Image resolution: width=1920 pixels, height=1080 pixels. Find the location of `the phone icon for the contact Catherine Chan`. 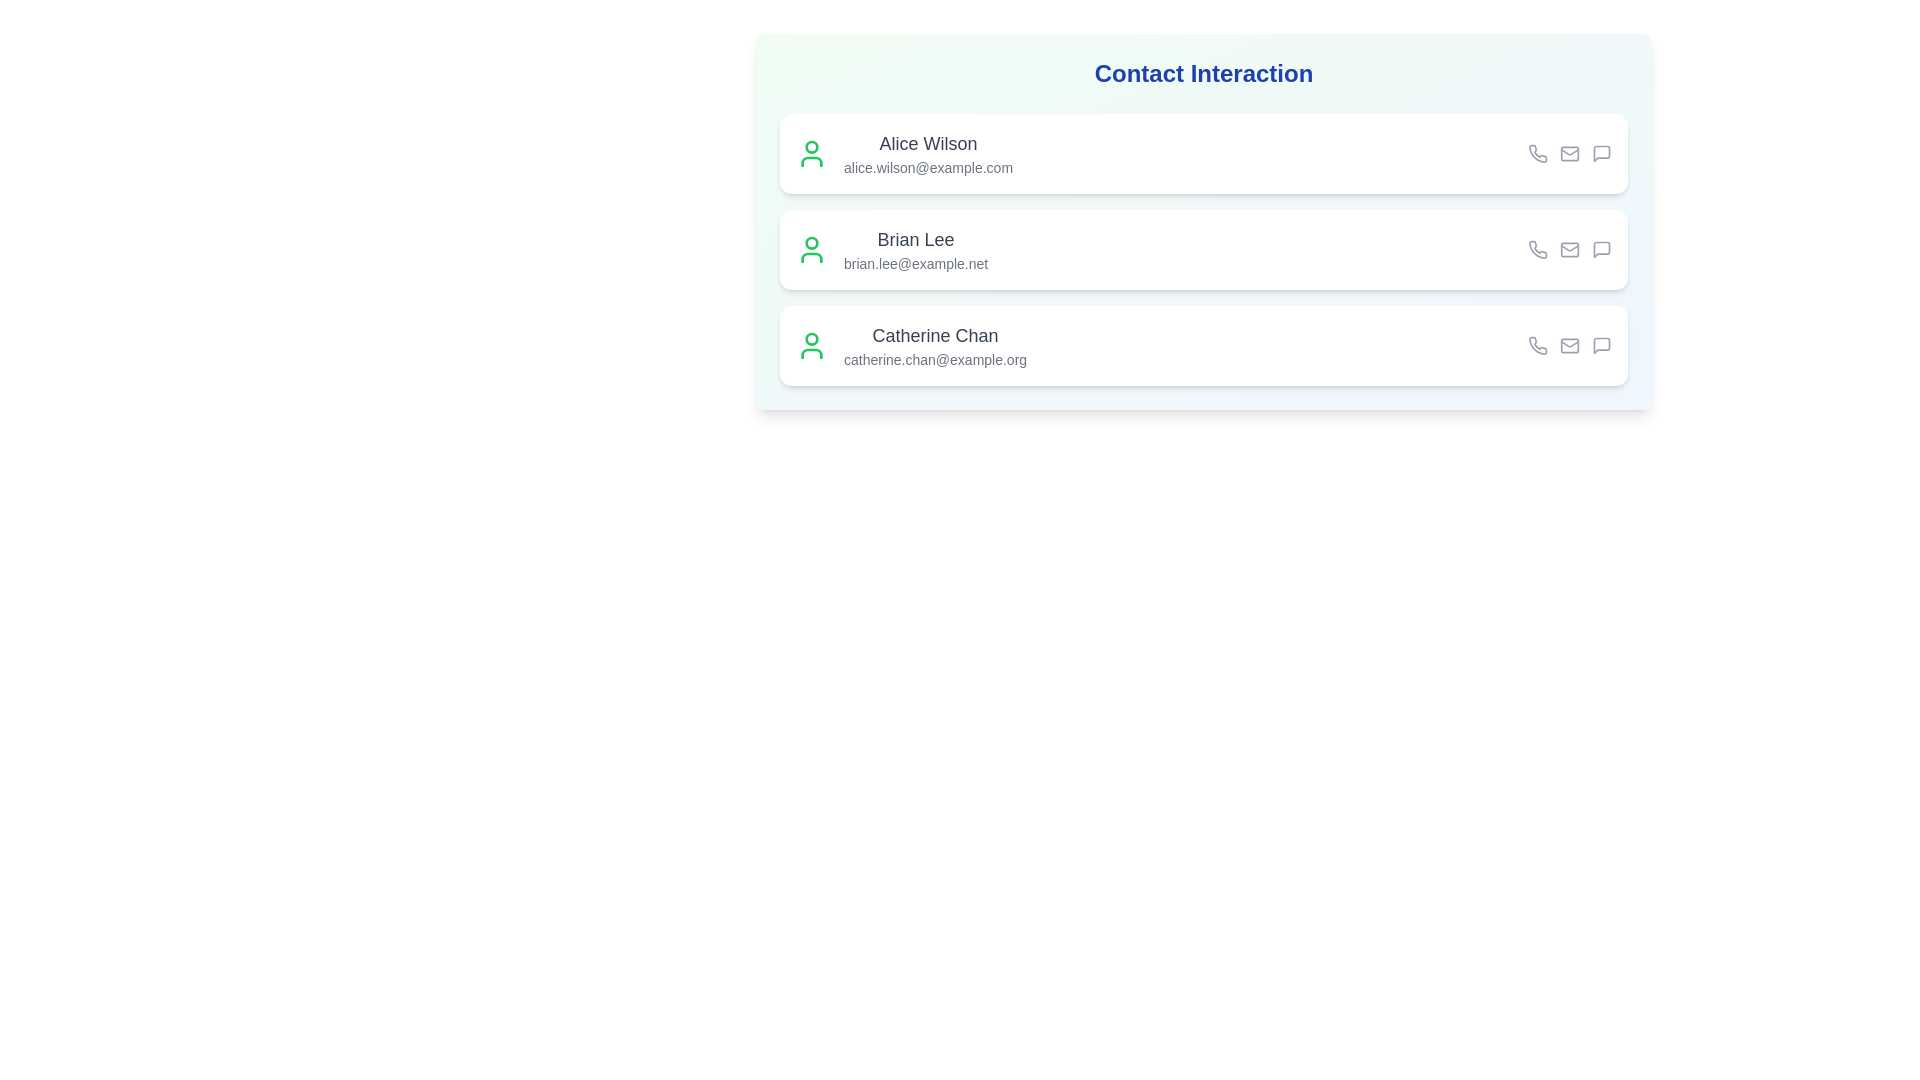

the phone icon for the contact Catherine Chan is located at coordinates (1536, 345).